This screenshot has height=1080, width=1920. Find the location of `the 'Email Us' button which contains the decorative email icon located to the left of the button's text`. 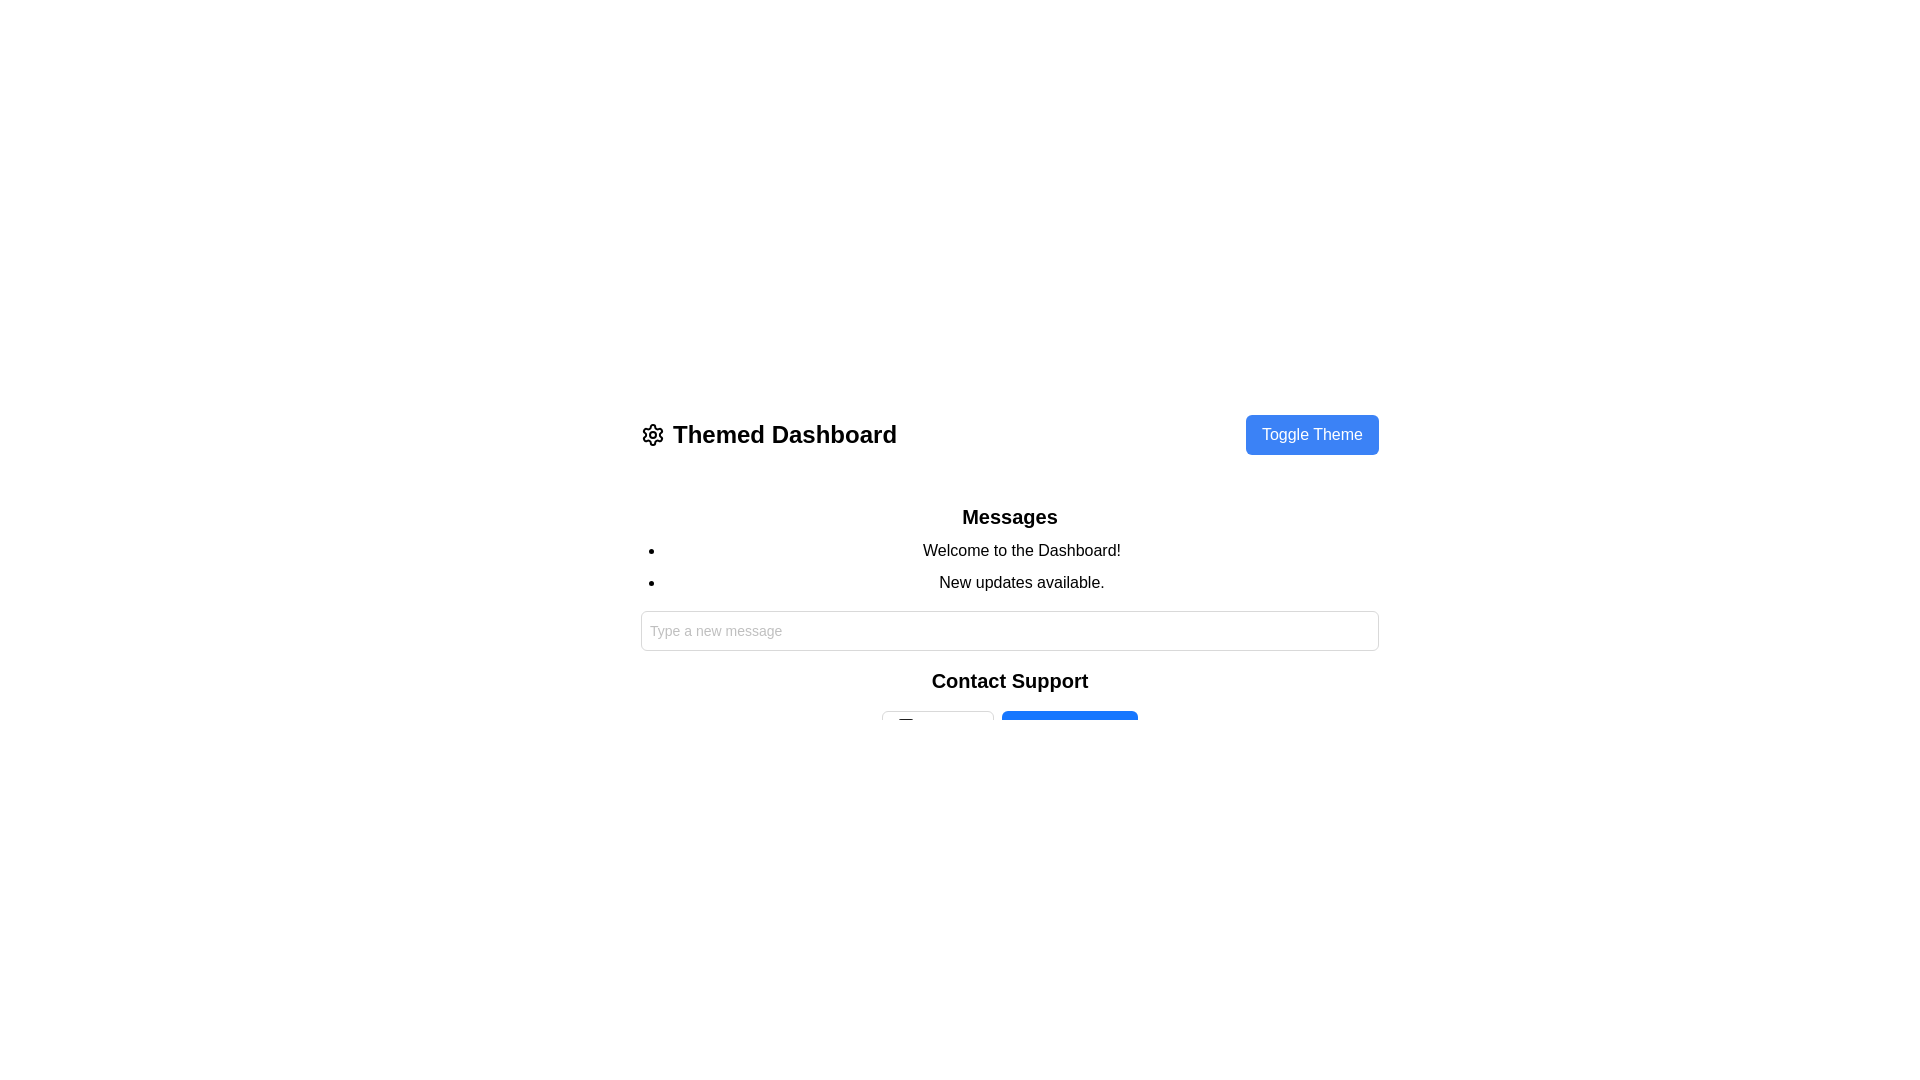

the 'Email Us' button which contains the decorative email icon located to the left of the button's text is located at coordinates (904, 726).